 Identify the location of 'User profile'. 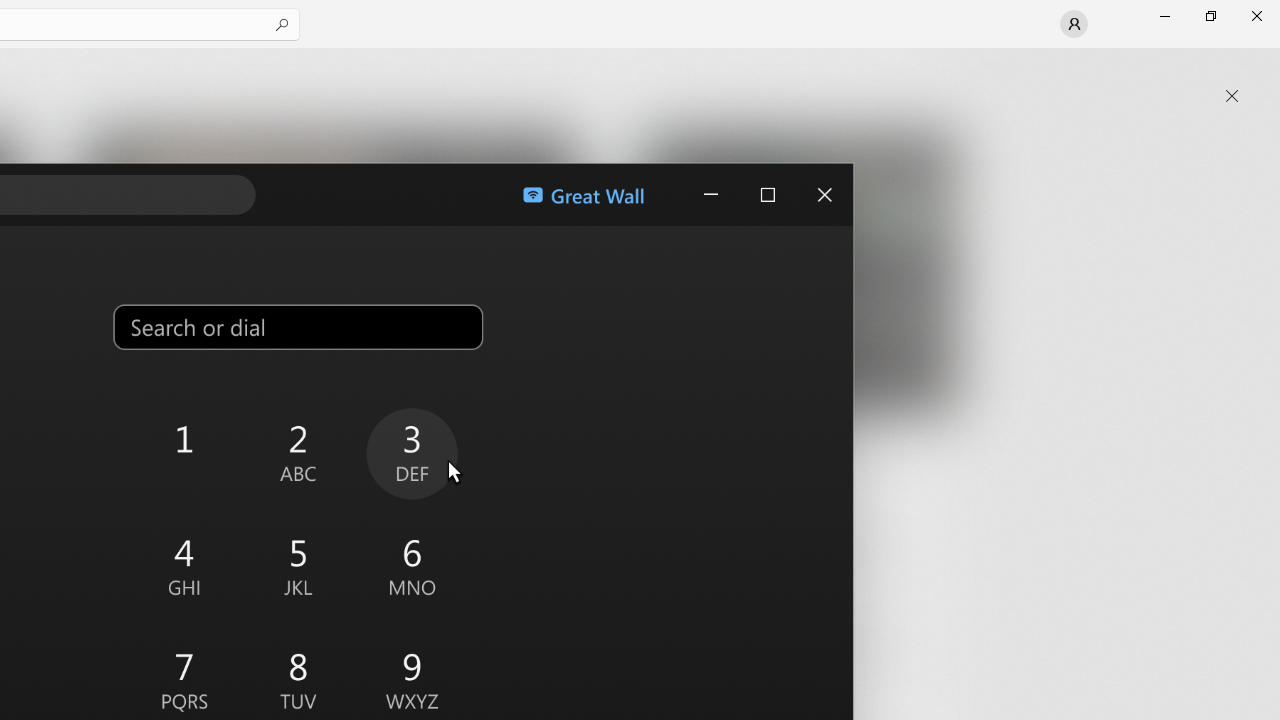
(1072, 24).